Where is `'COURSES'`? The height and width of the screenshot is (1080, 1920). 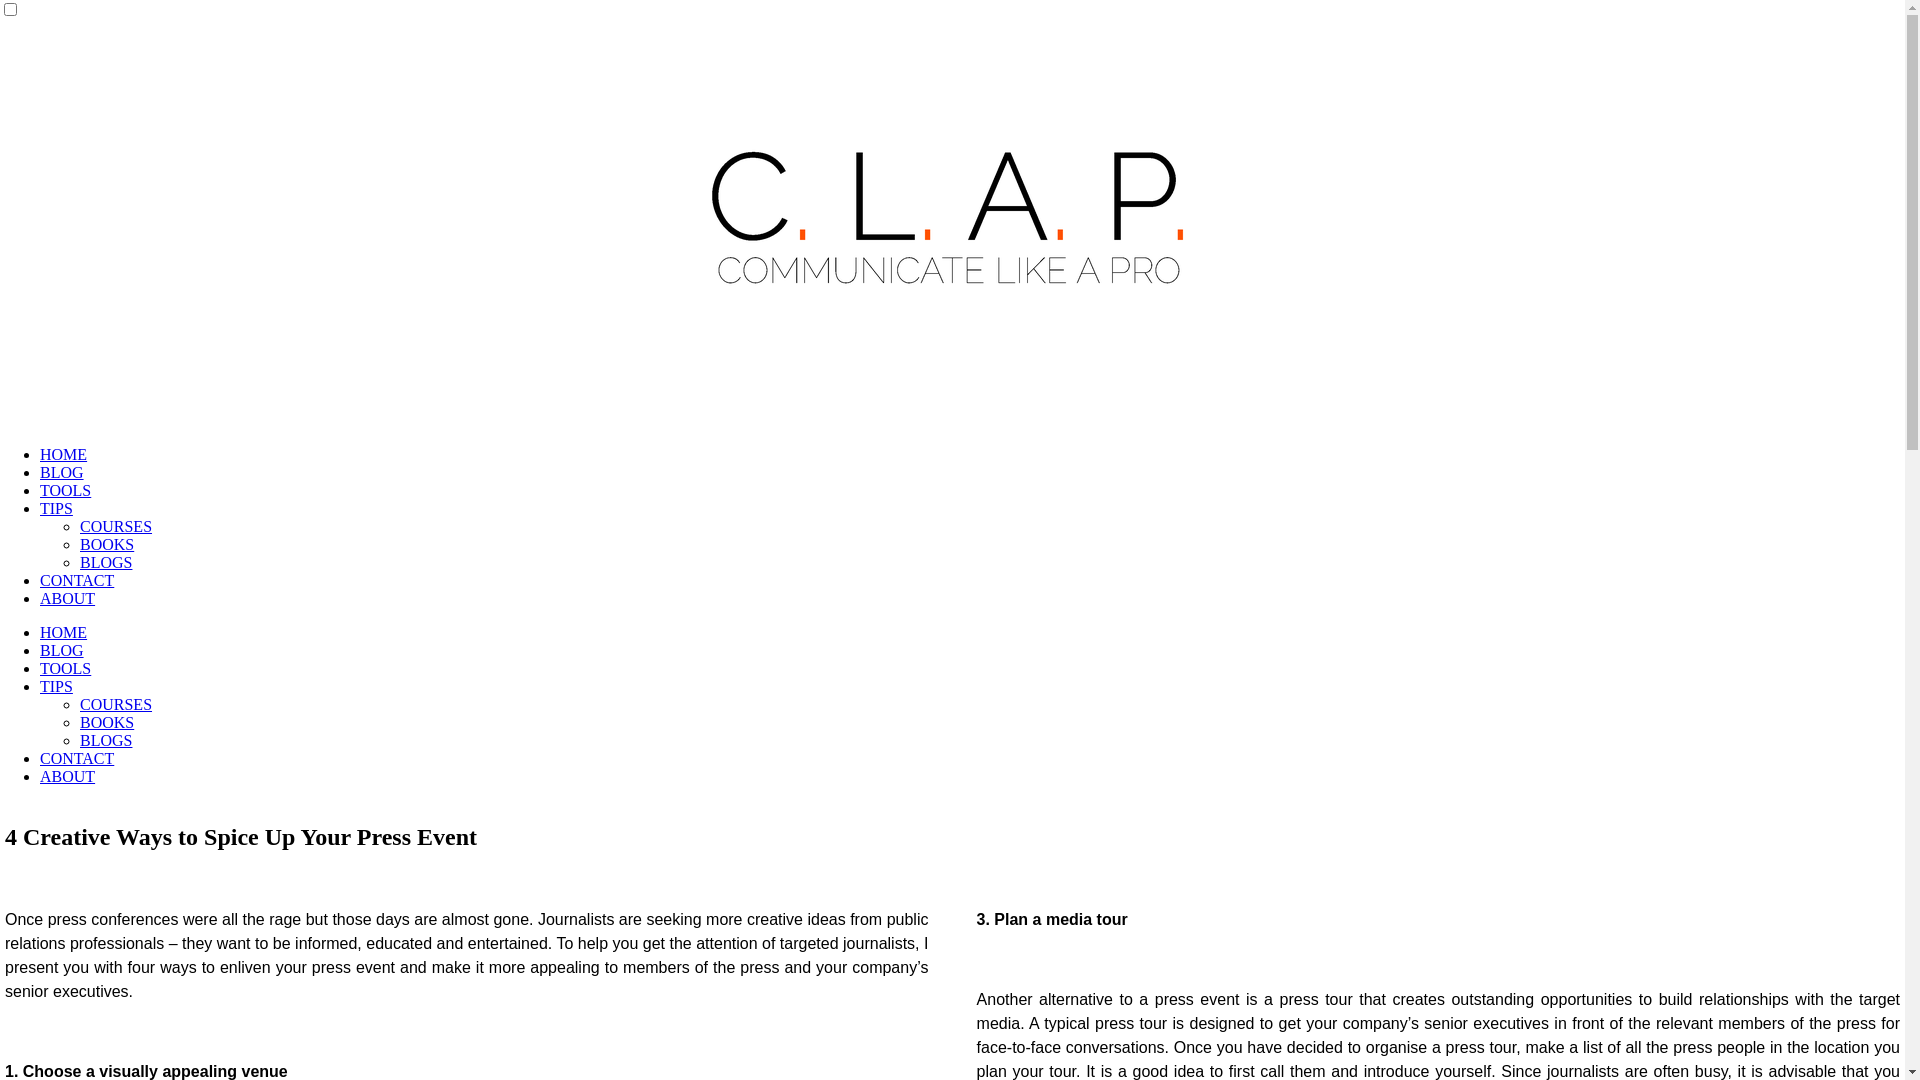
'COURSES' is located at coordinates (80, 525).